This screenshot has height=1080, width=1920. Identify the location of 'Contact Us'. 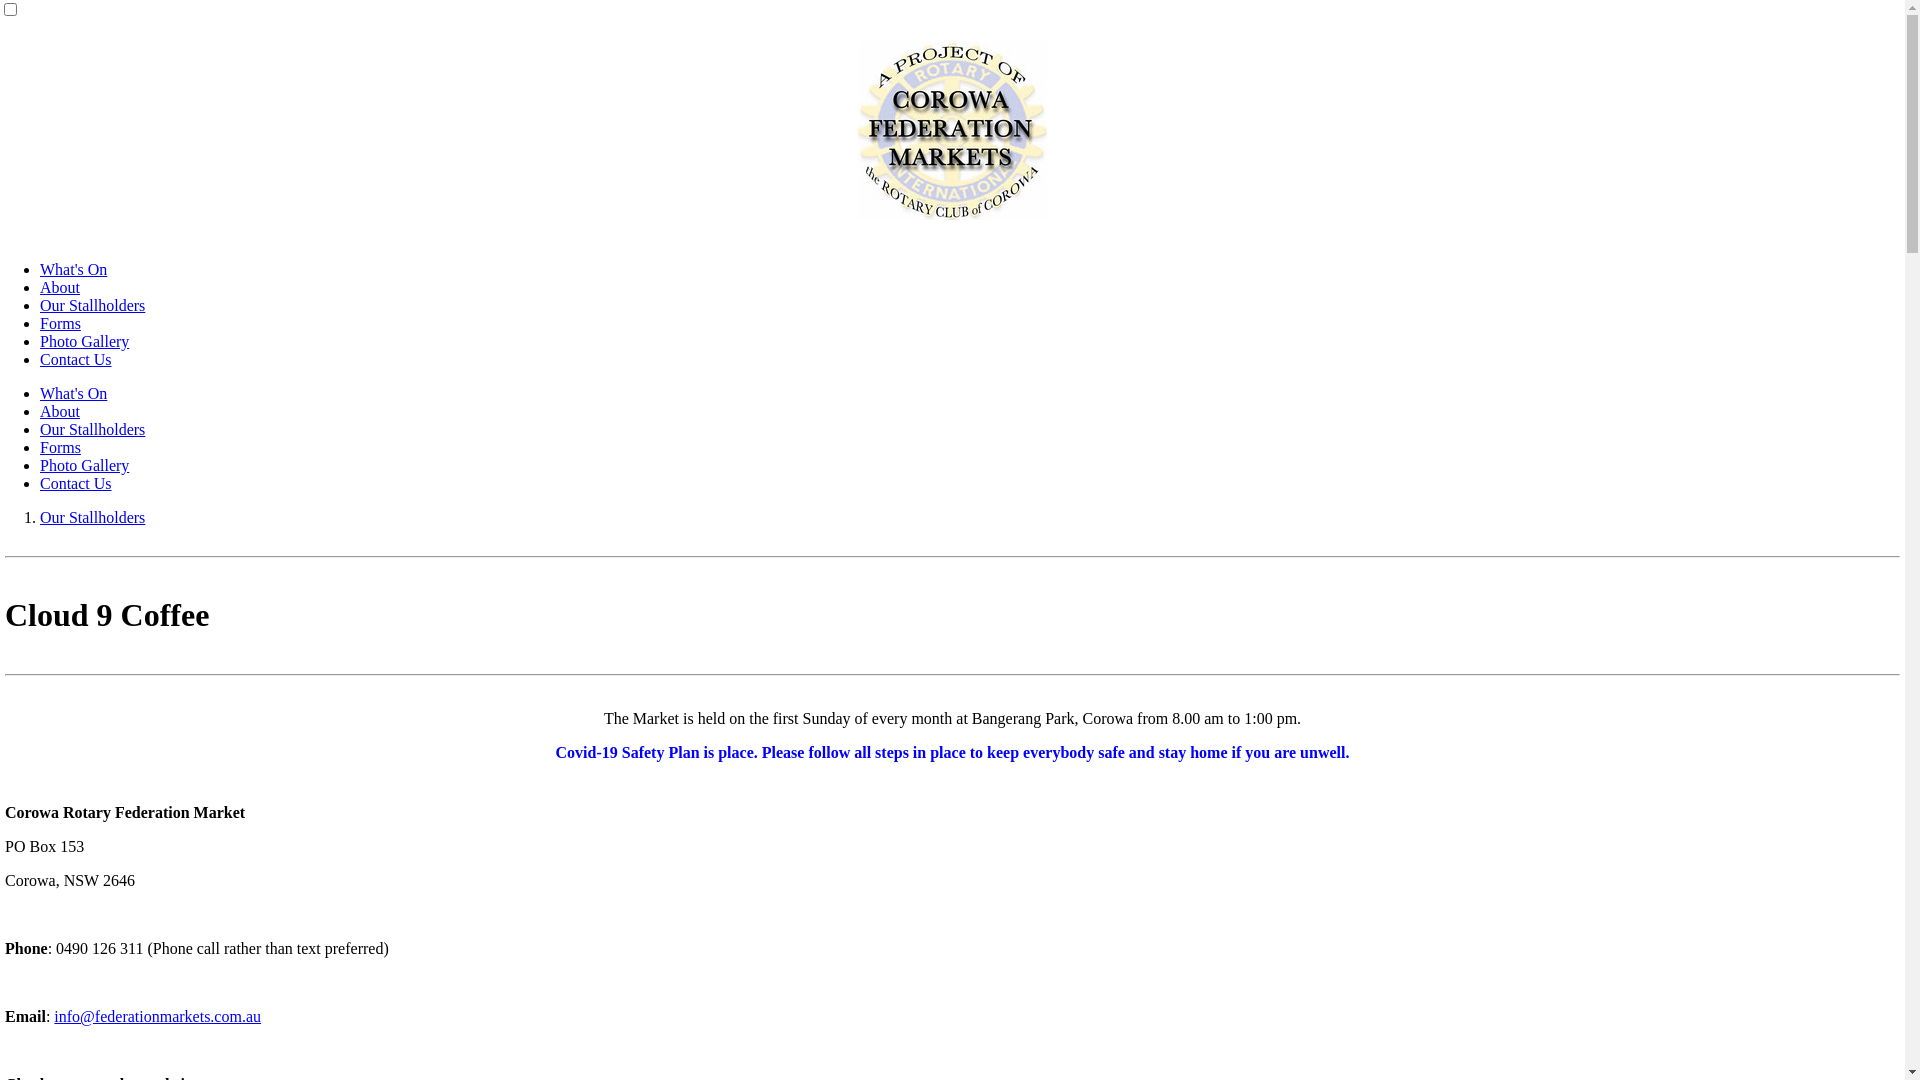
(76, 483).